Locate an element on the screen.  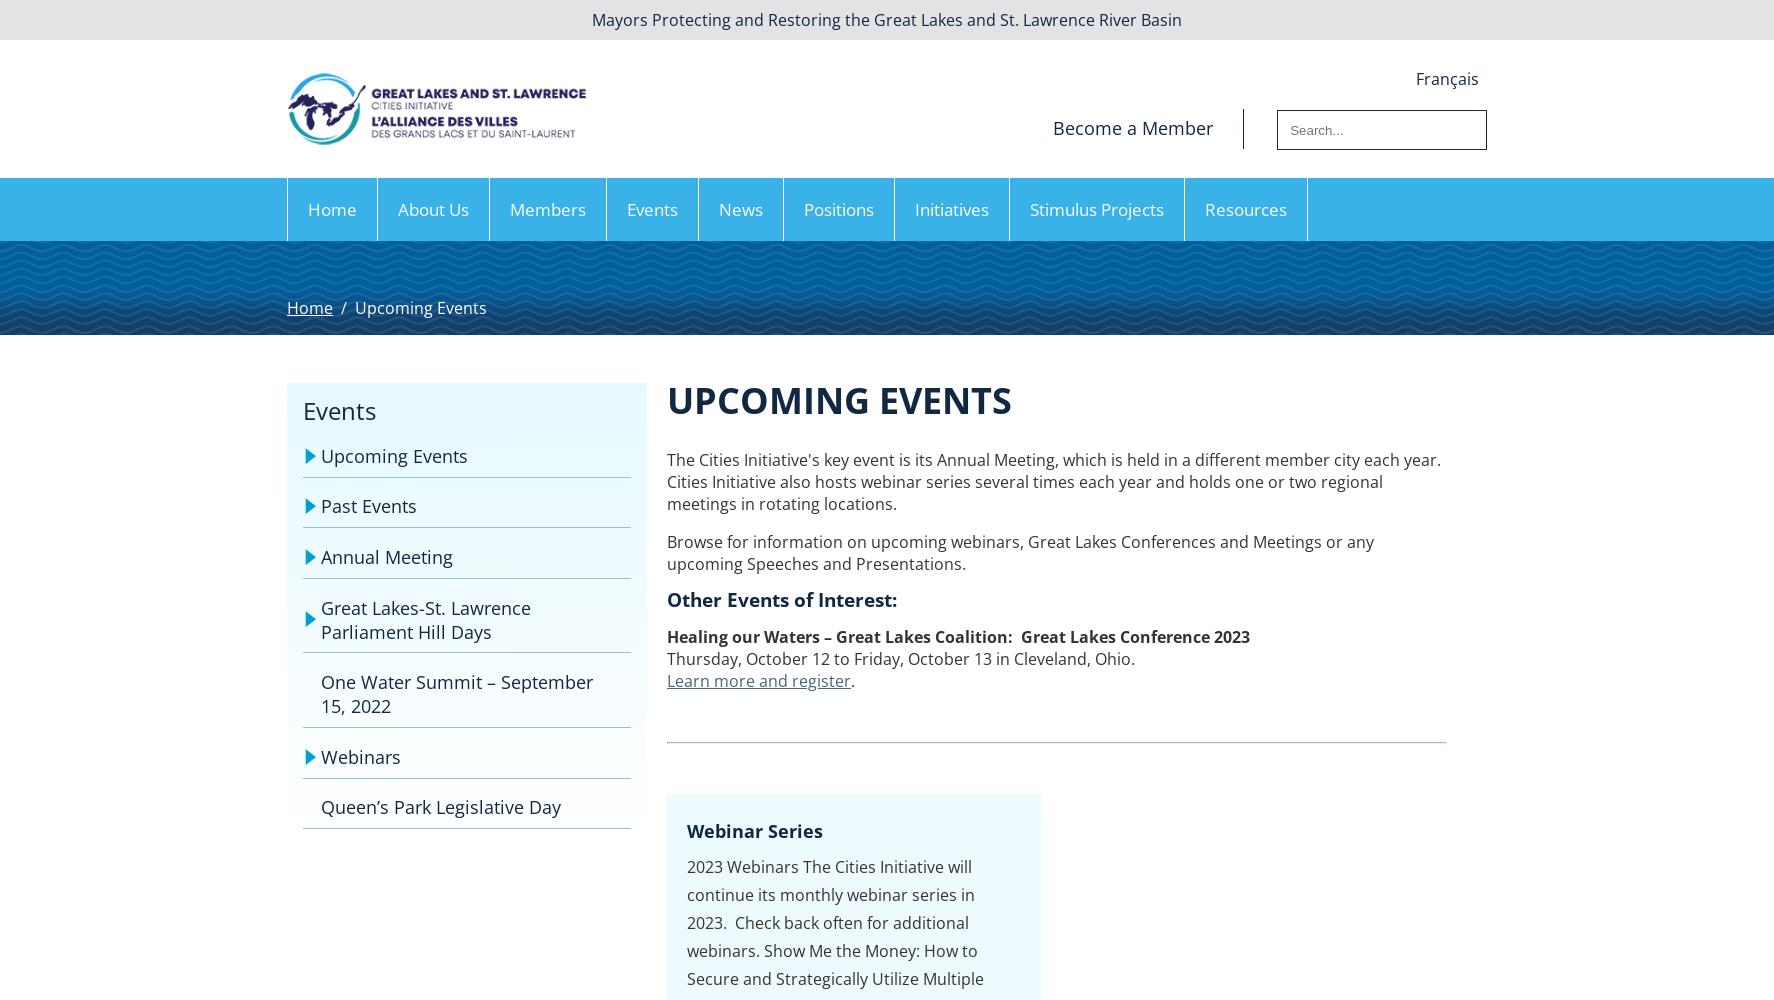
'One Water Summit – September 15, 2022' is located at coordinates (320, 693).